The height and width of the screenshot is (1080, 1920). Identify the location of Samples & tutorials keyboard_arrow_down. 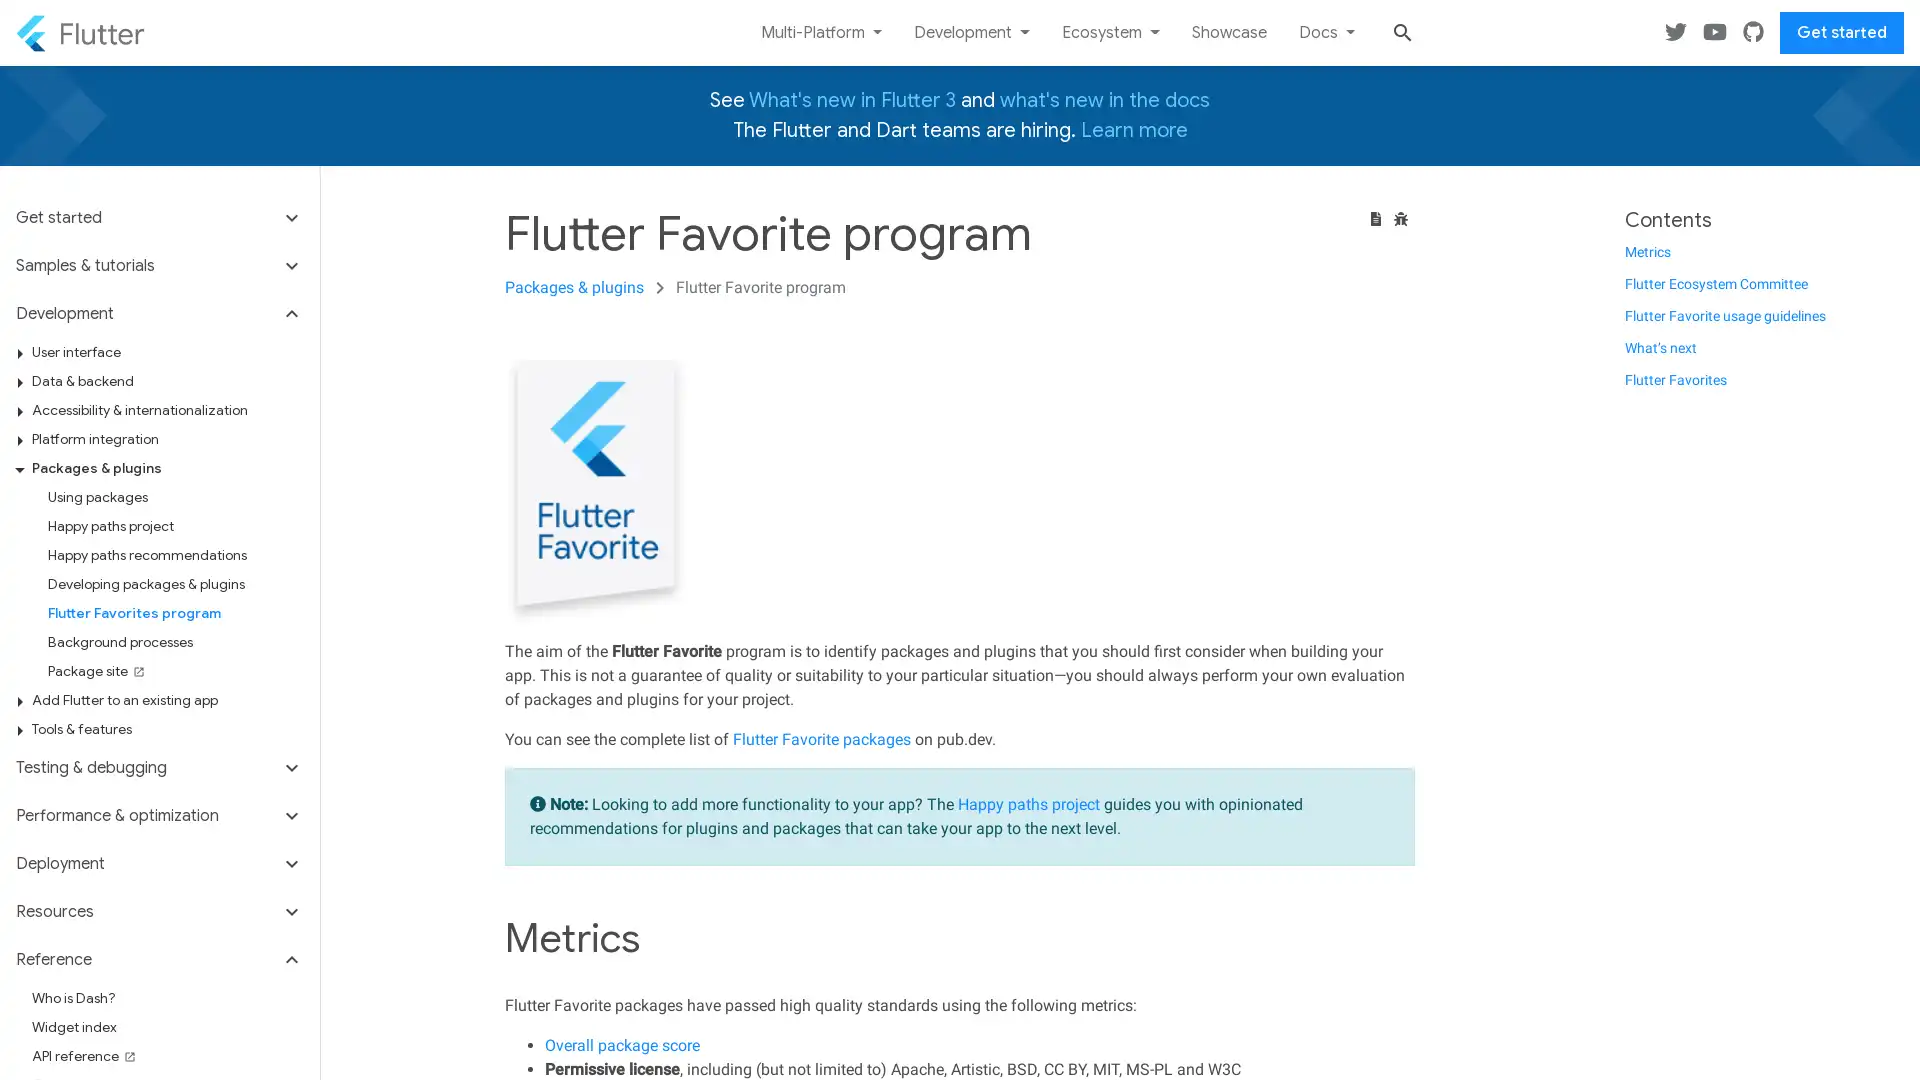
(158, 265).